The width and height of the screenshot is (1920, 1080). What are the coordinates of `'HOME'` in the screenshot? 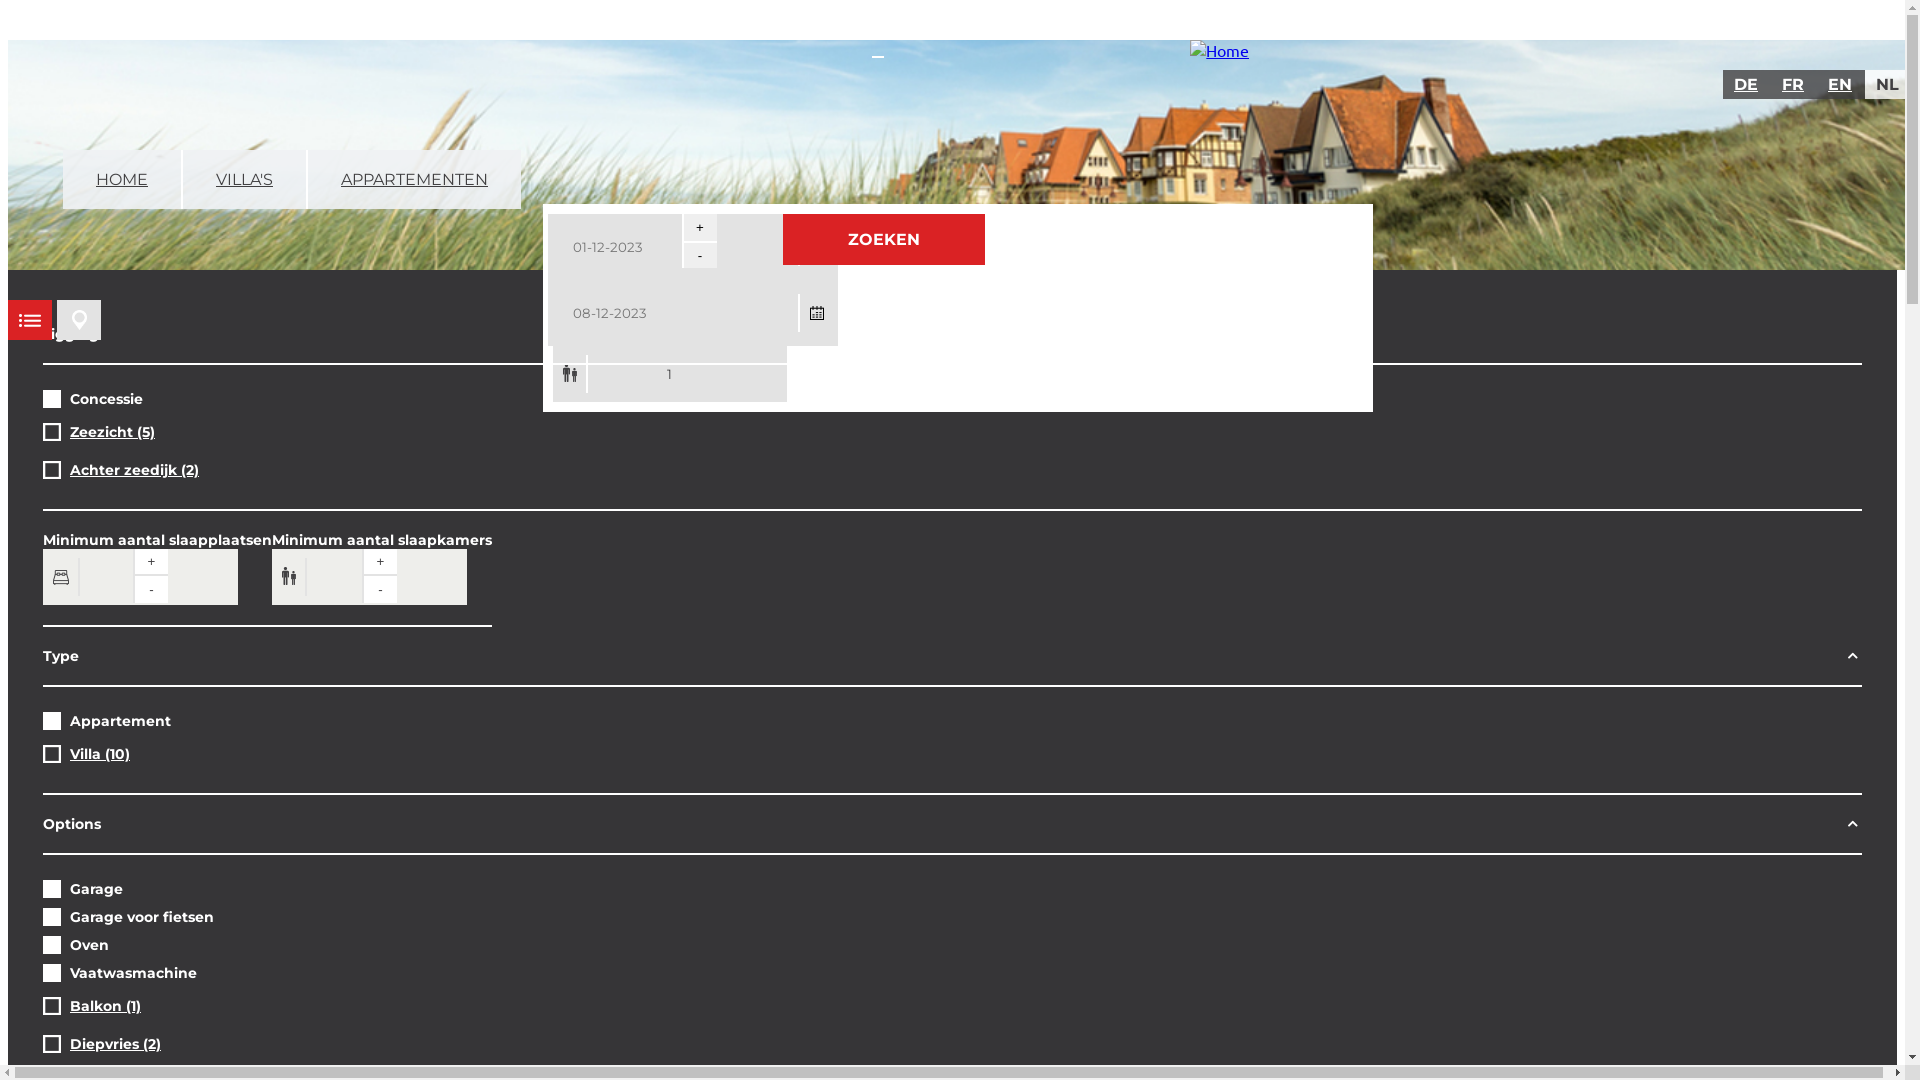 It's located at (62, 178).